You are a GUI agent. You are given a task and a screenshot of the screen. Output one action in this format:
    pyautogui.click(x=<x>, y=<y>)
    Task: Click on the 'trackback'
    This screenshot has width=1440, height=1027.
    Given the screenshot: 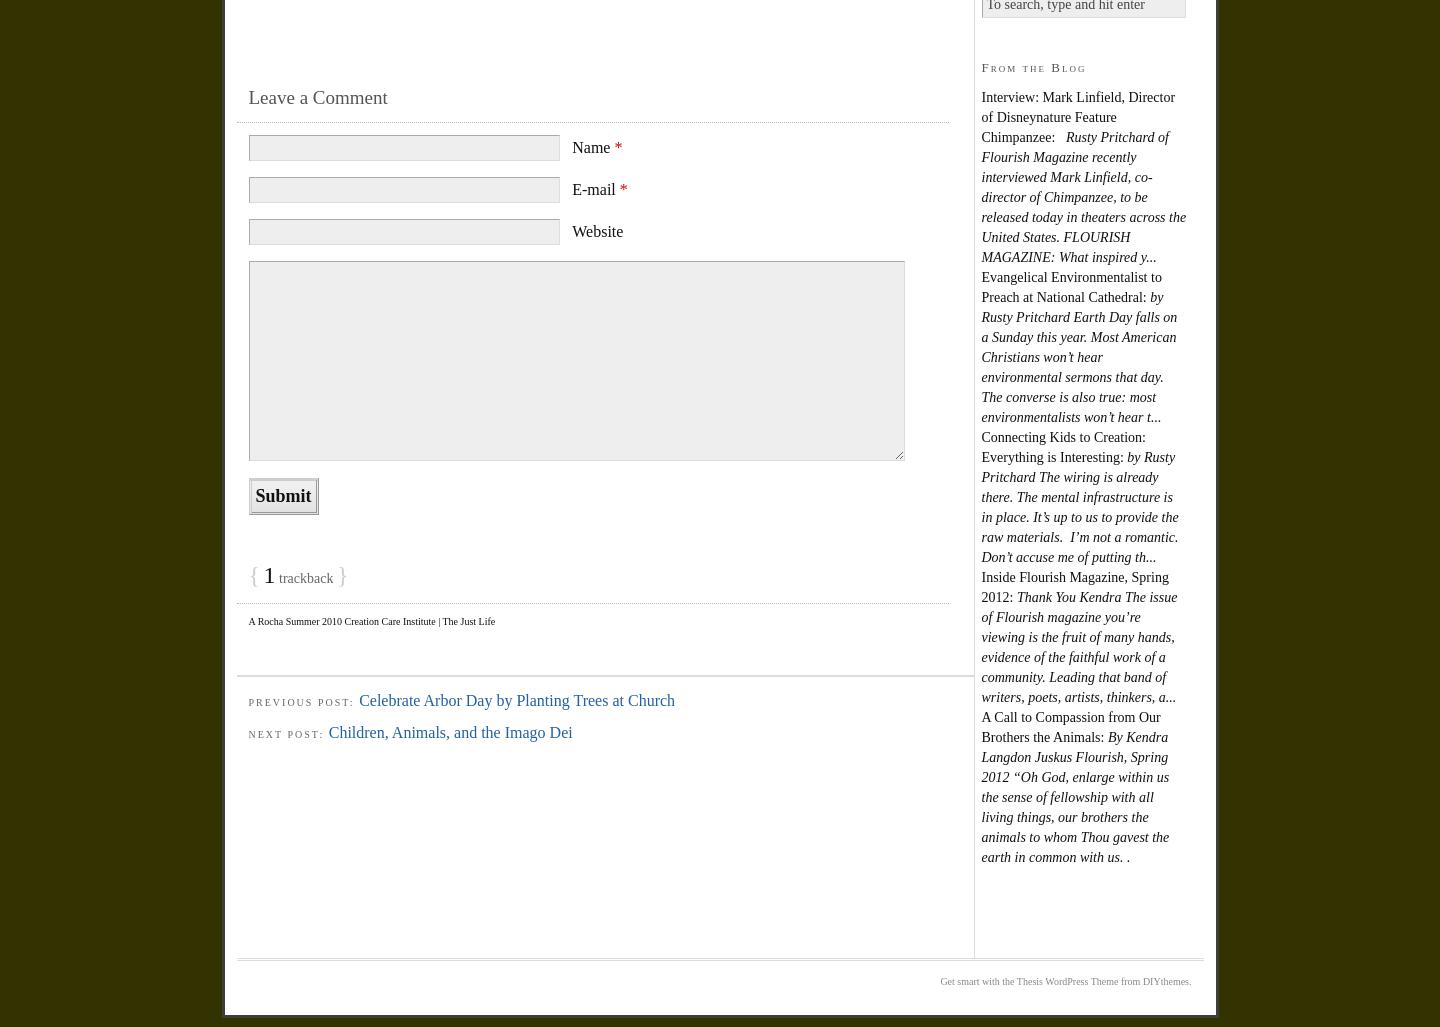 What is the action you would take?
    pyautogui.click(x=274, y=577)
    